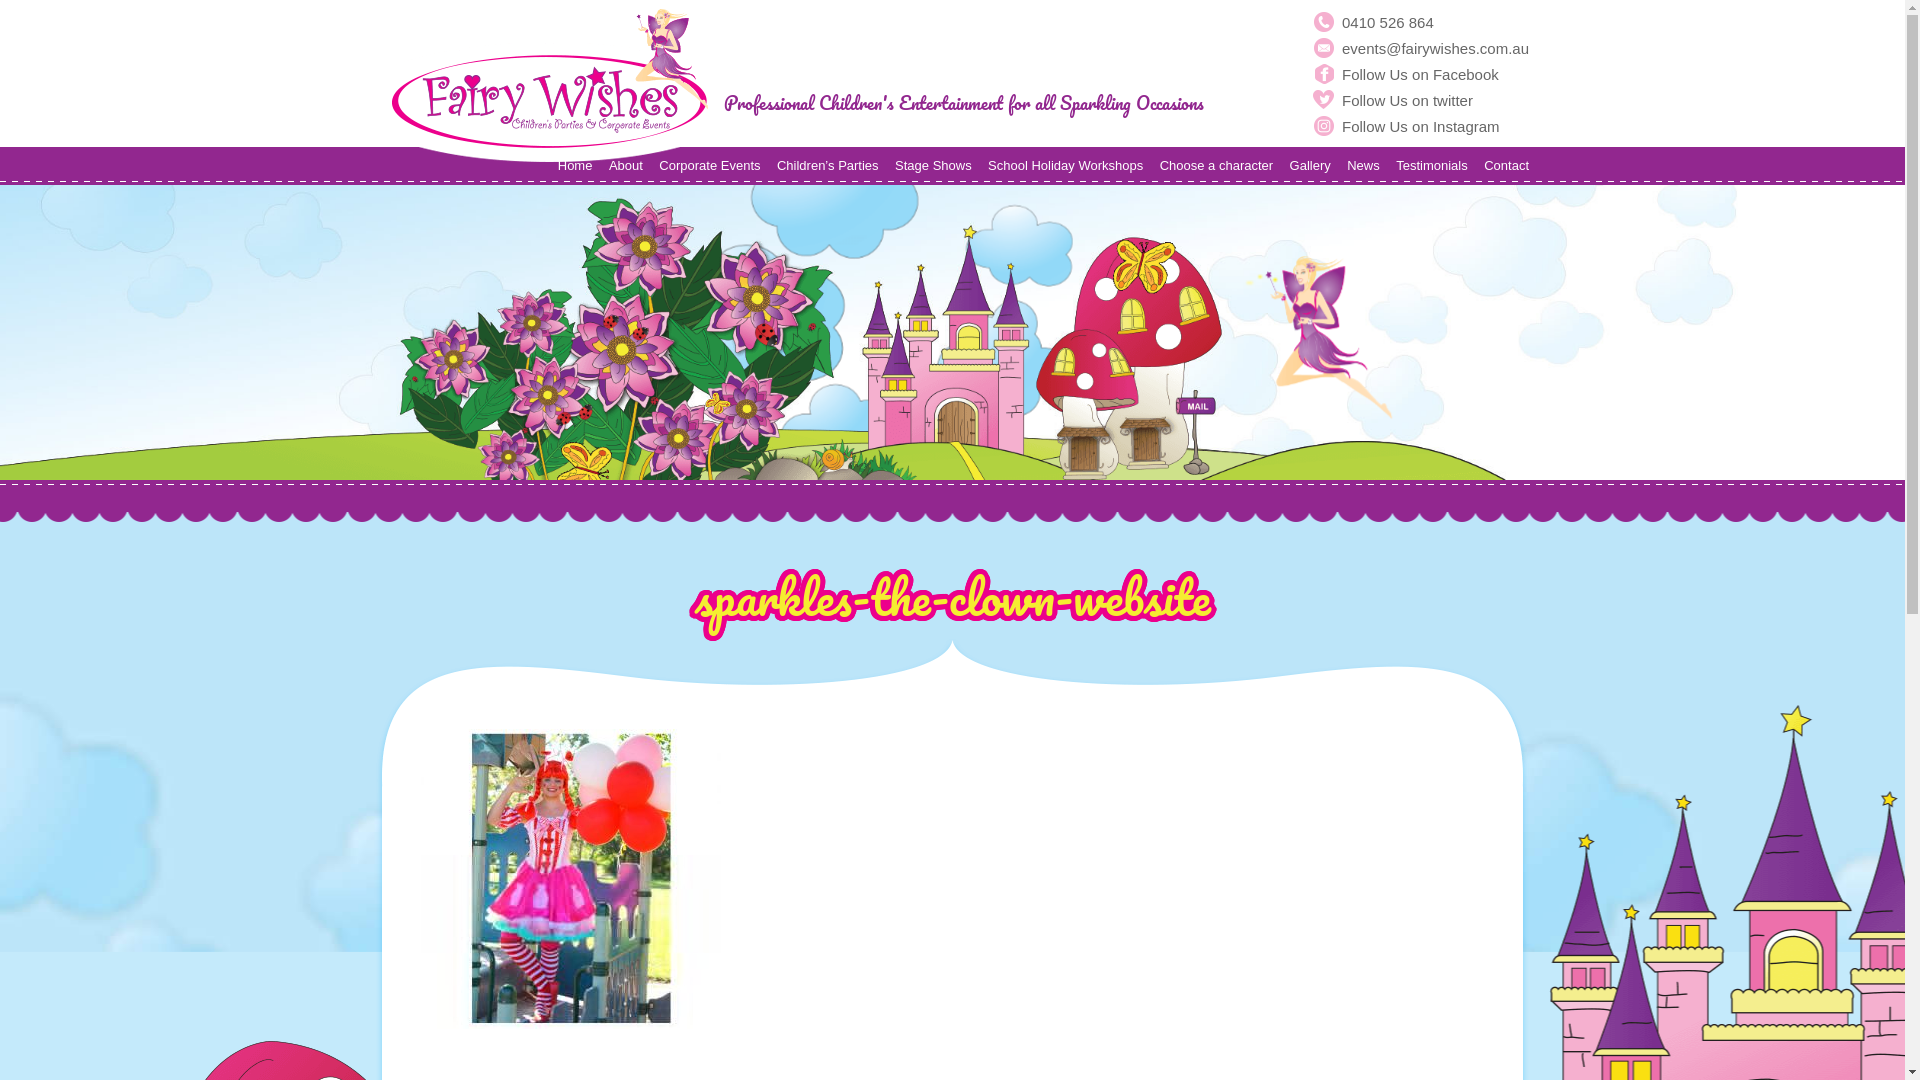  What do you see at coordinates (709, 164) in the screenshot?
I see `'Corporate Events'` at bounding box center [709, 164].